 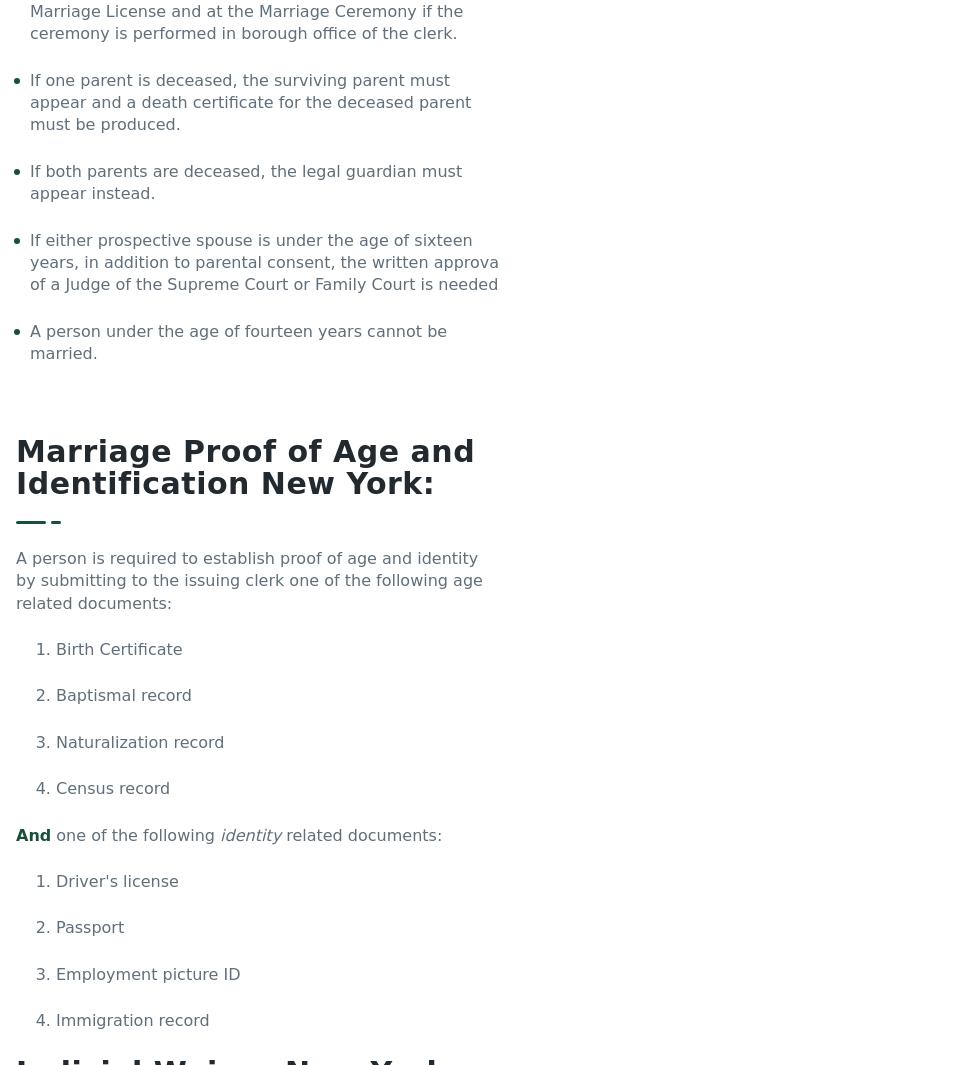 What do you see at coordinates (112, 788) in the screenshot?
I see `'Census record'` at bounding box center [112, 788].